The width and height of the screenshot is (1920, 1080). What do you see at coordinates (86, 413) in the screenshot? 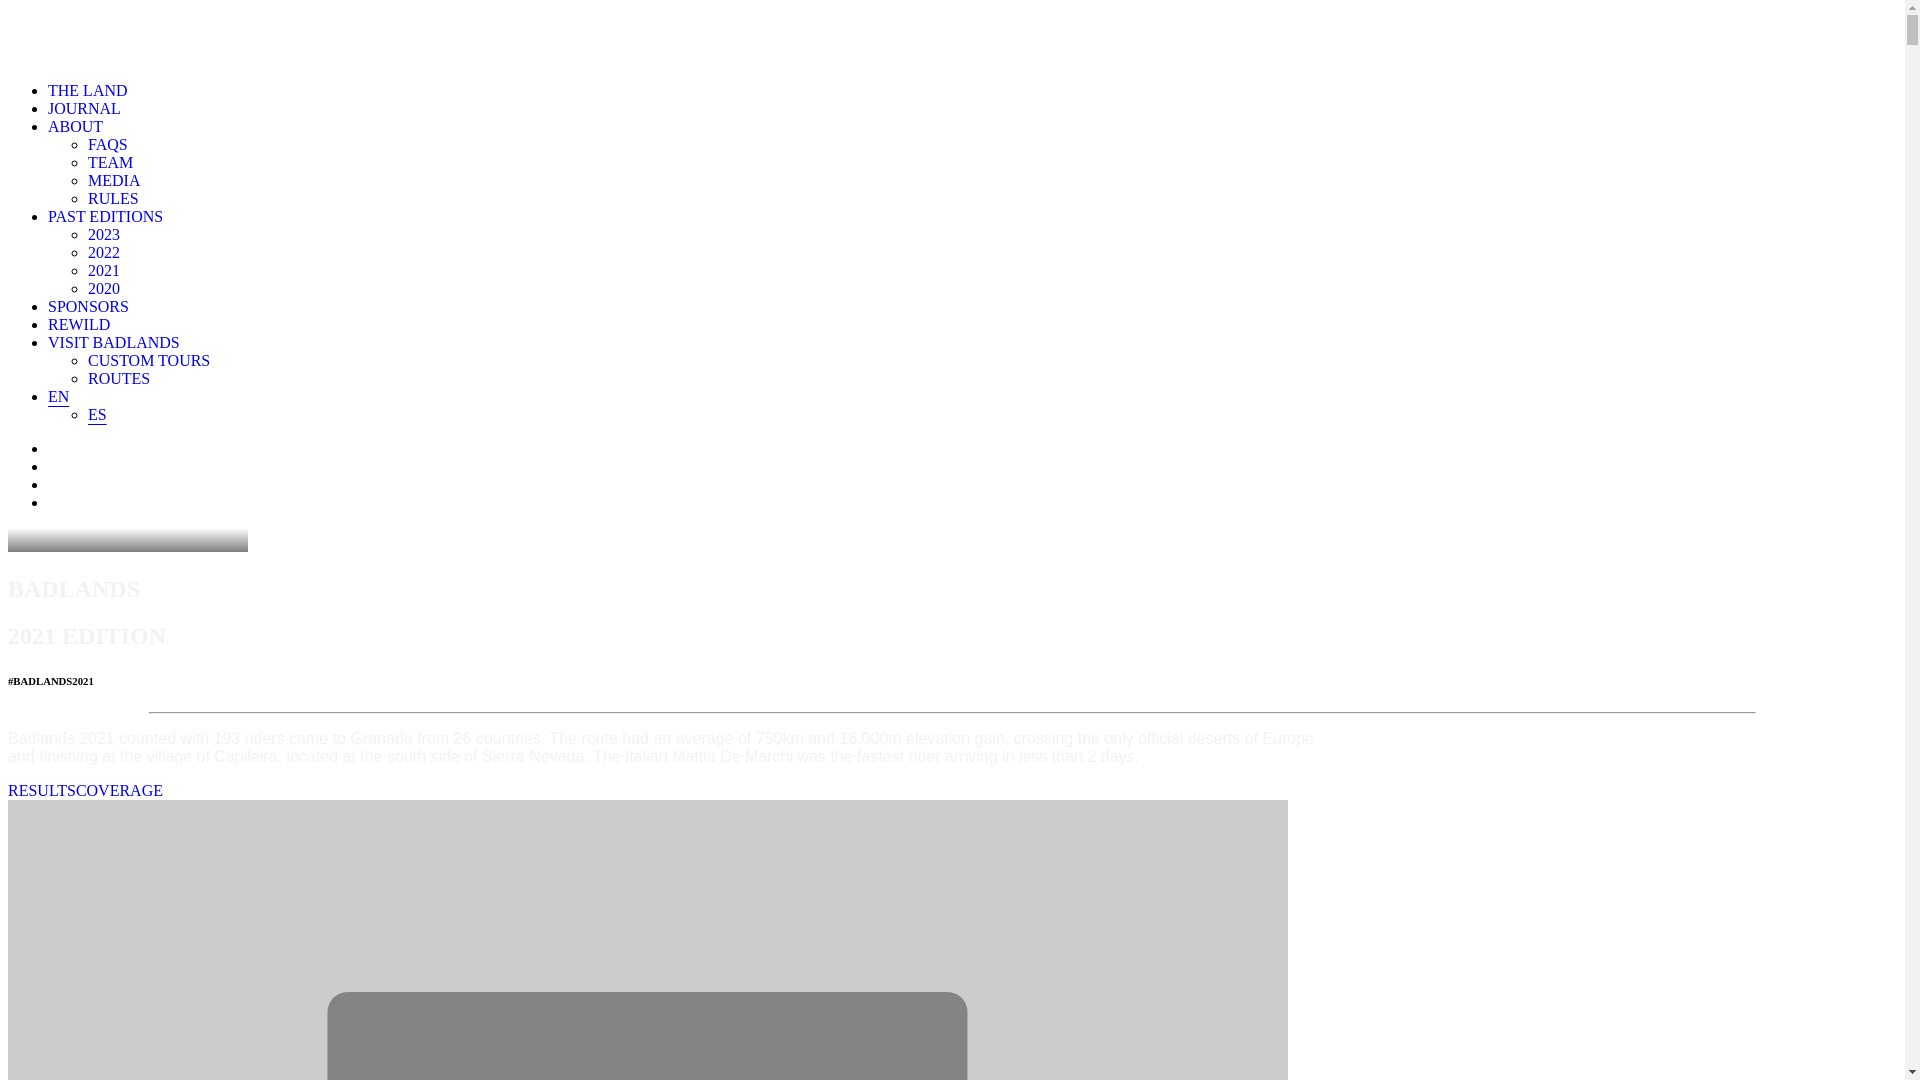
I see `'ES'` at bounding box center [86, 413].